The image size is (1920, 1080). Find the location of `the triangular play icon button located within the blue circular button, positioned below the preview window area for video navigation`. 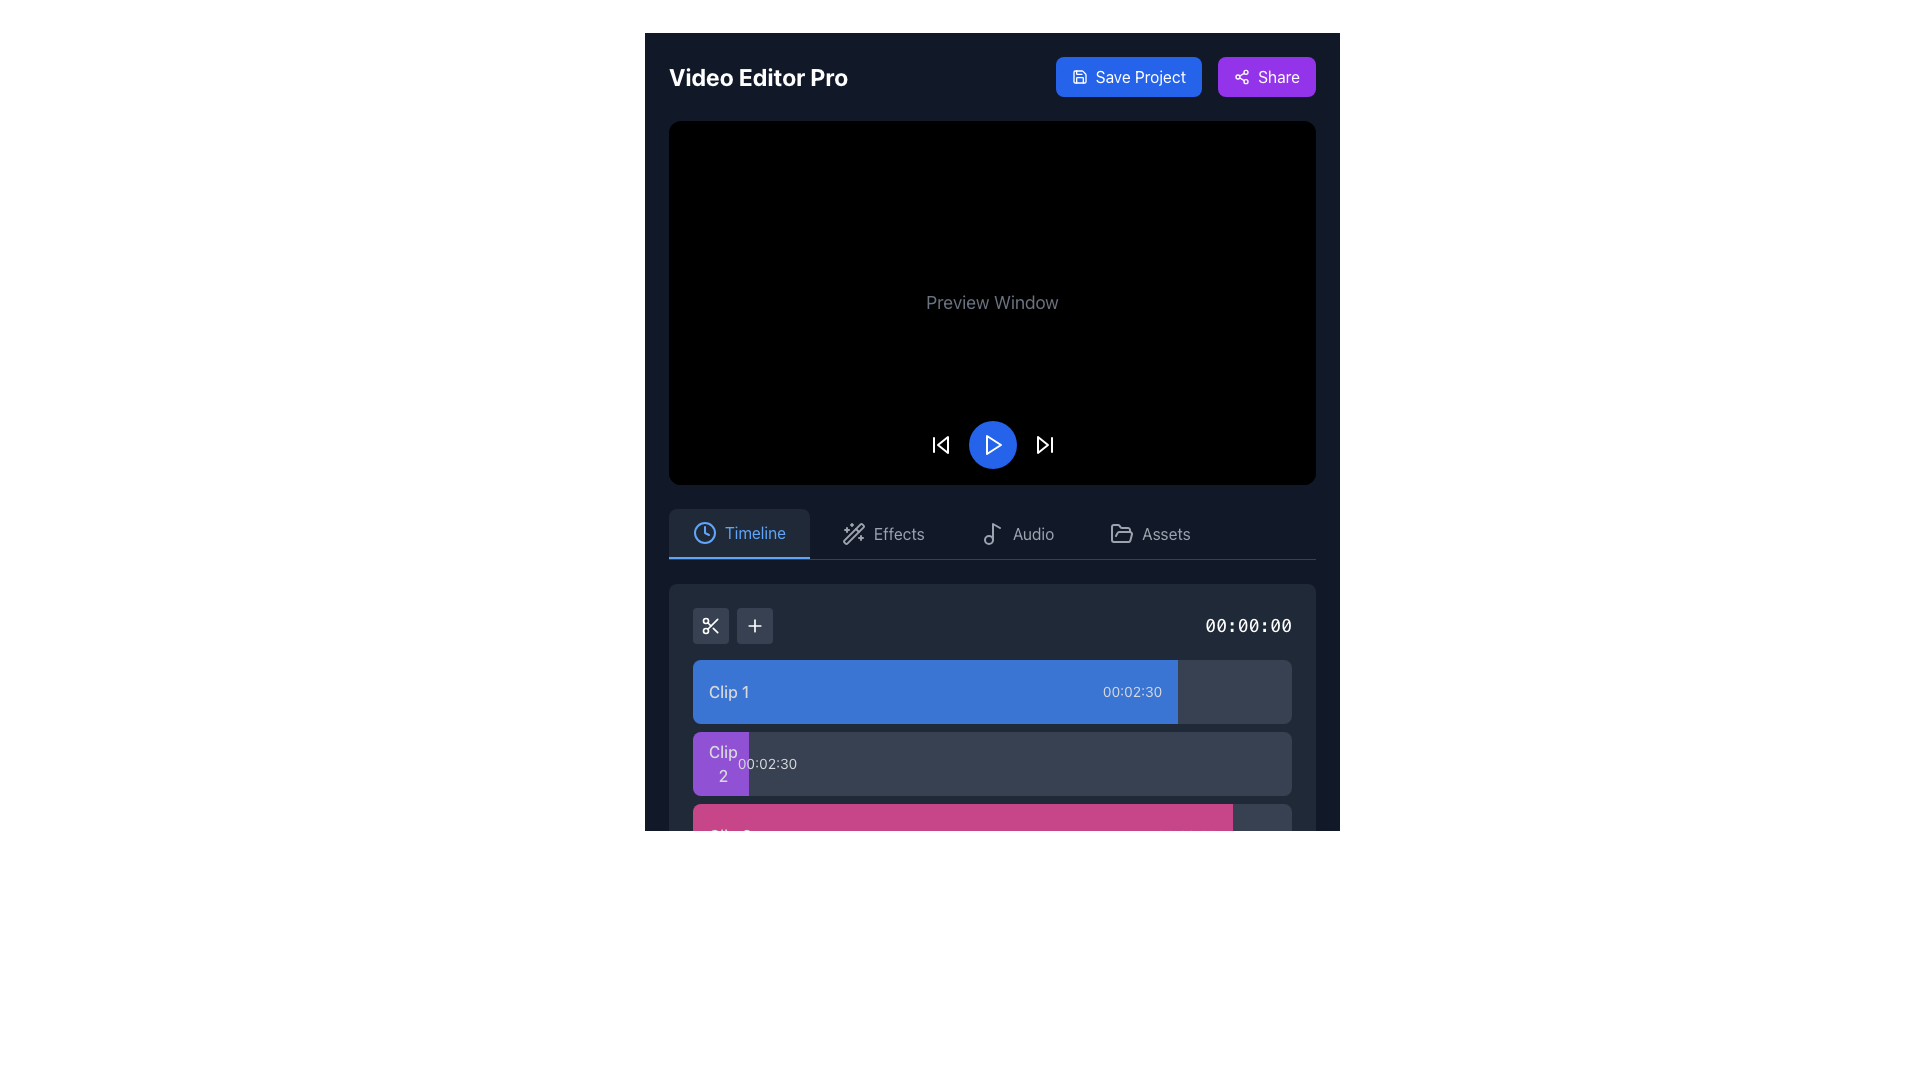

the triangular play icon button located within the blue circular button, positioned below the preview window area for video navigation is located at coordinates (992, 443).